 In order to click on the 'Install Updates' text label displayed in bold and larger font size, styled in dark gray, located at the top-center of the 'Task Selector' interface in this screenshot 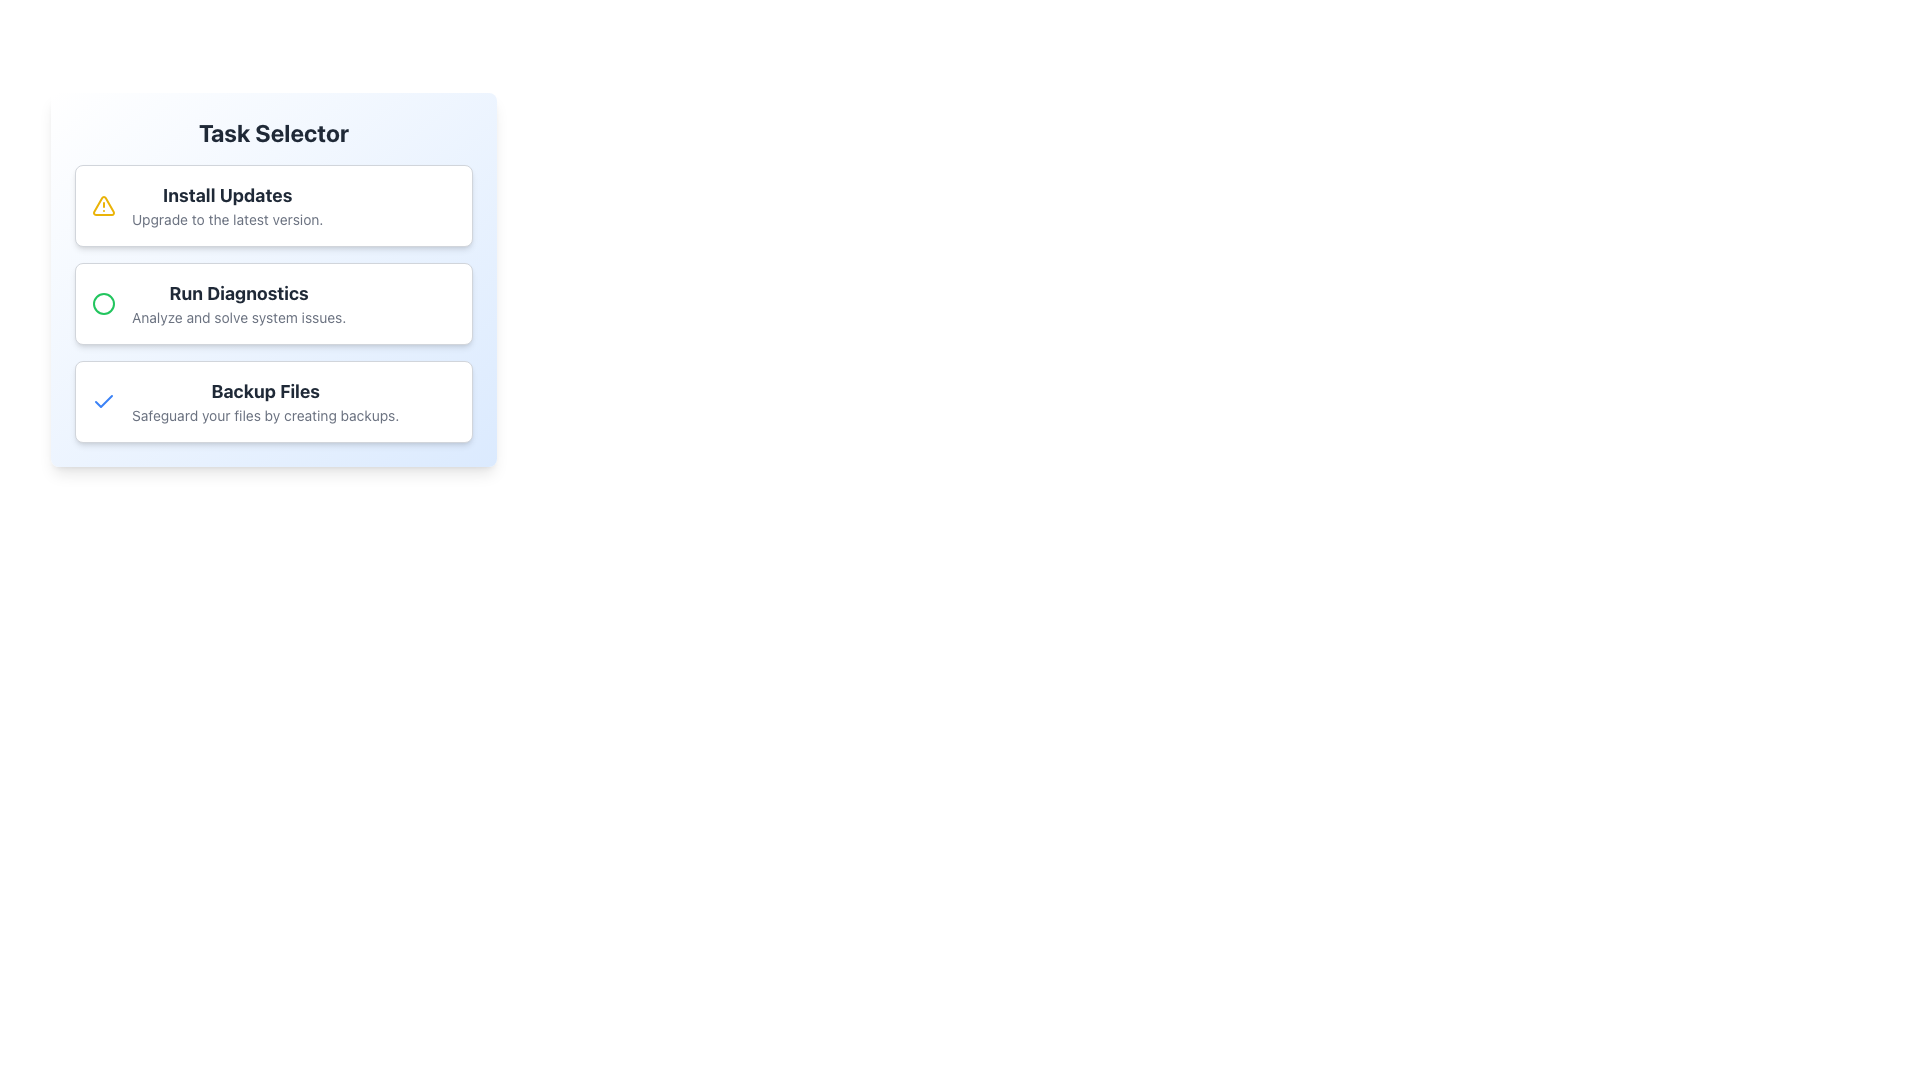, I will do `click(227, 196)`.